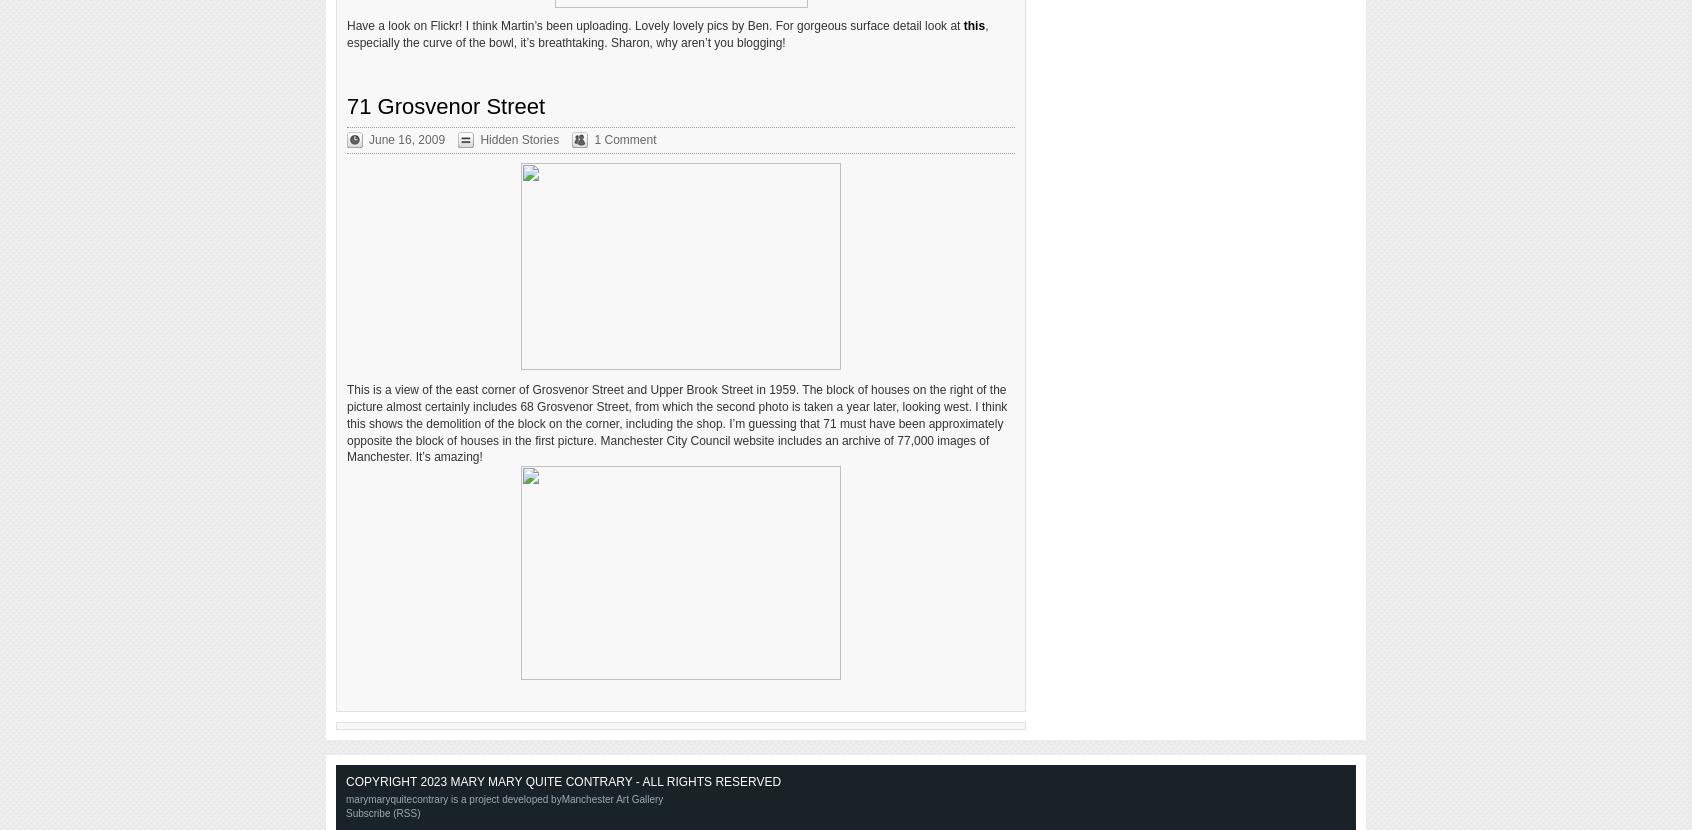 The height and width of the screenshot is (830, 1692). What do you see at coordinates (345, 812) in the screenshot?
I see `'Subscribe (RSS)'` at bounding box center [345, 812].